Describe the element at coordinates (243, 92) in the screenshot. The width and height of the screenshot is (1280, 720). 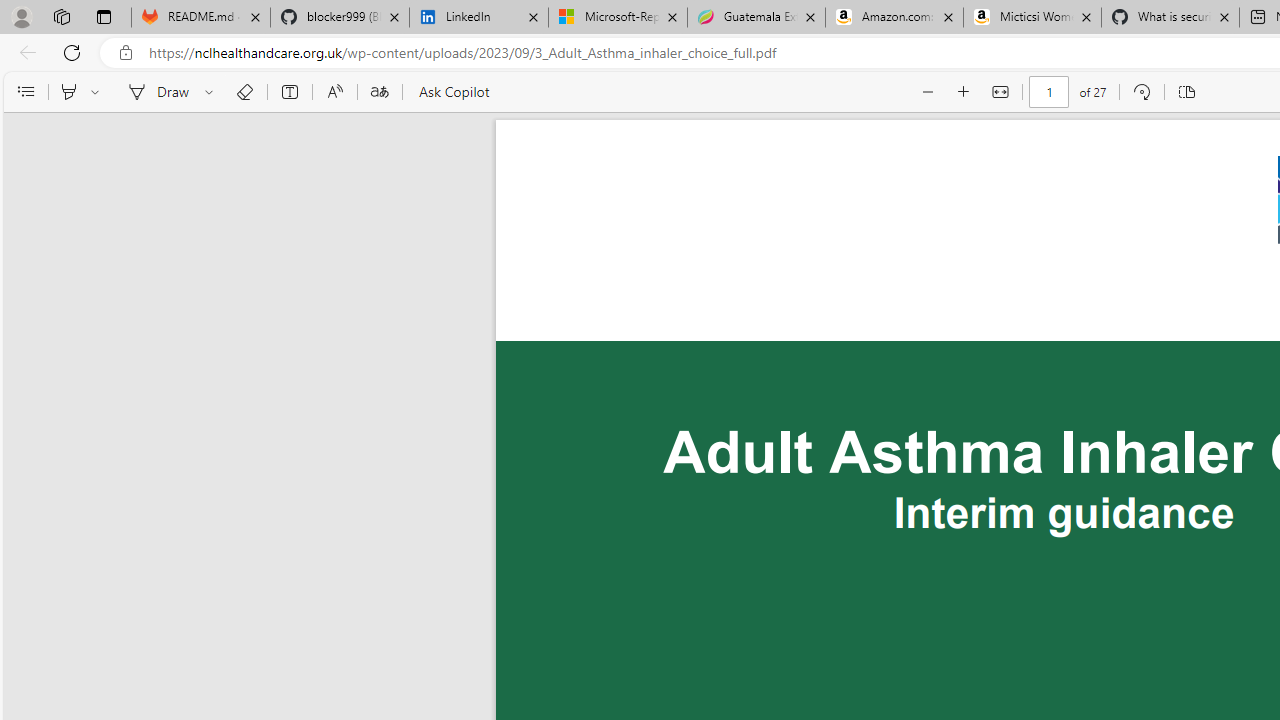
I see `'Erase'` at that location.